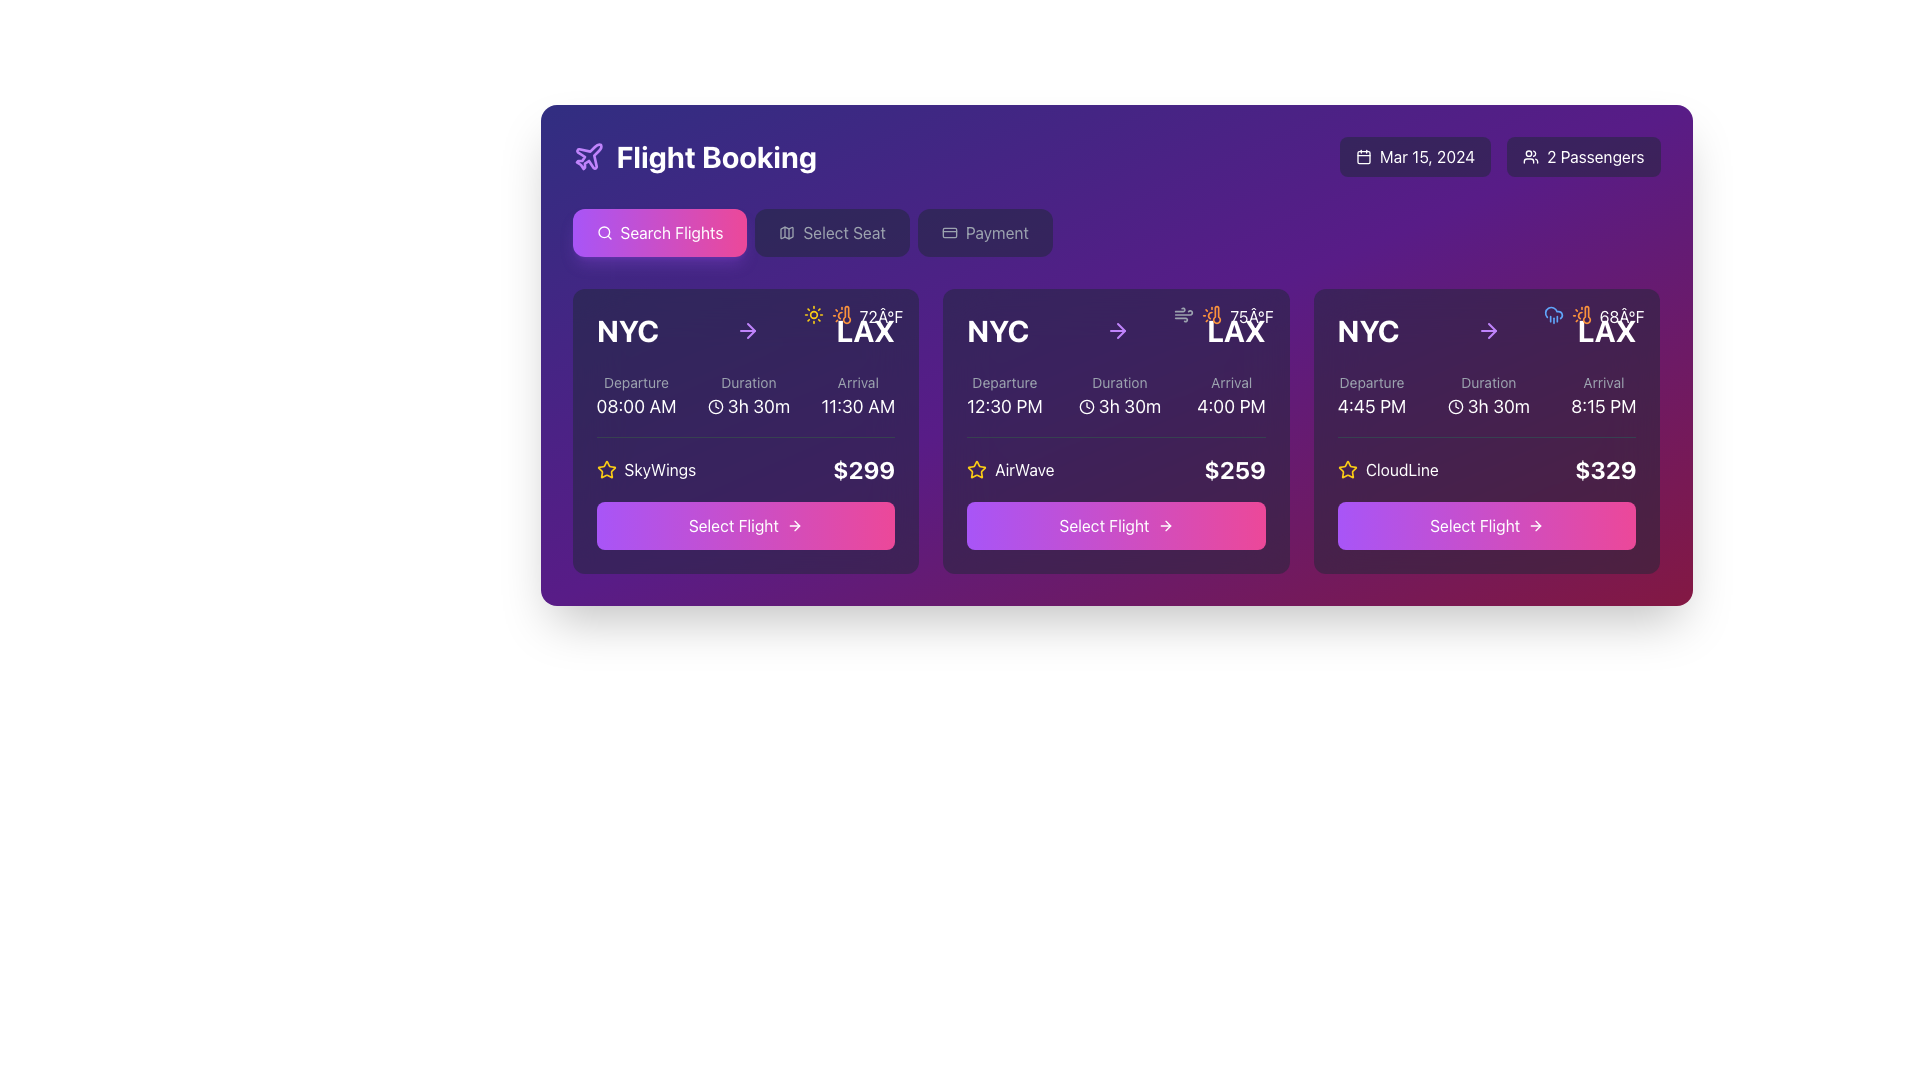  I want to click on the circular clock face icon within the first flight information card, which is located to the right of the departure time field and represents flight duration information, so click(715, 406).